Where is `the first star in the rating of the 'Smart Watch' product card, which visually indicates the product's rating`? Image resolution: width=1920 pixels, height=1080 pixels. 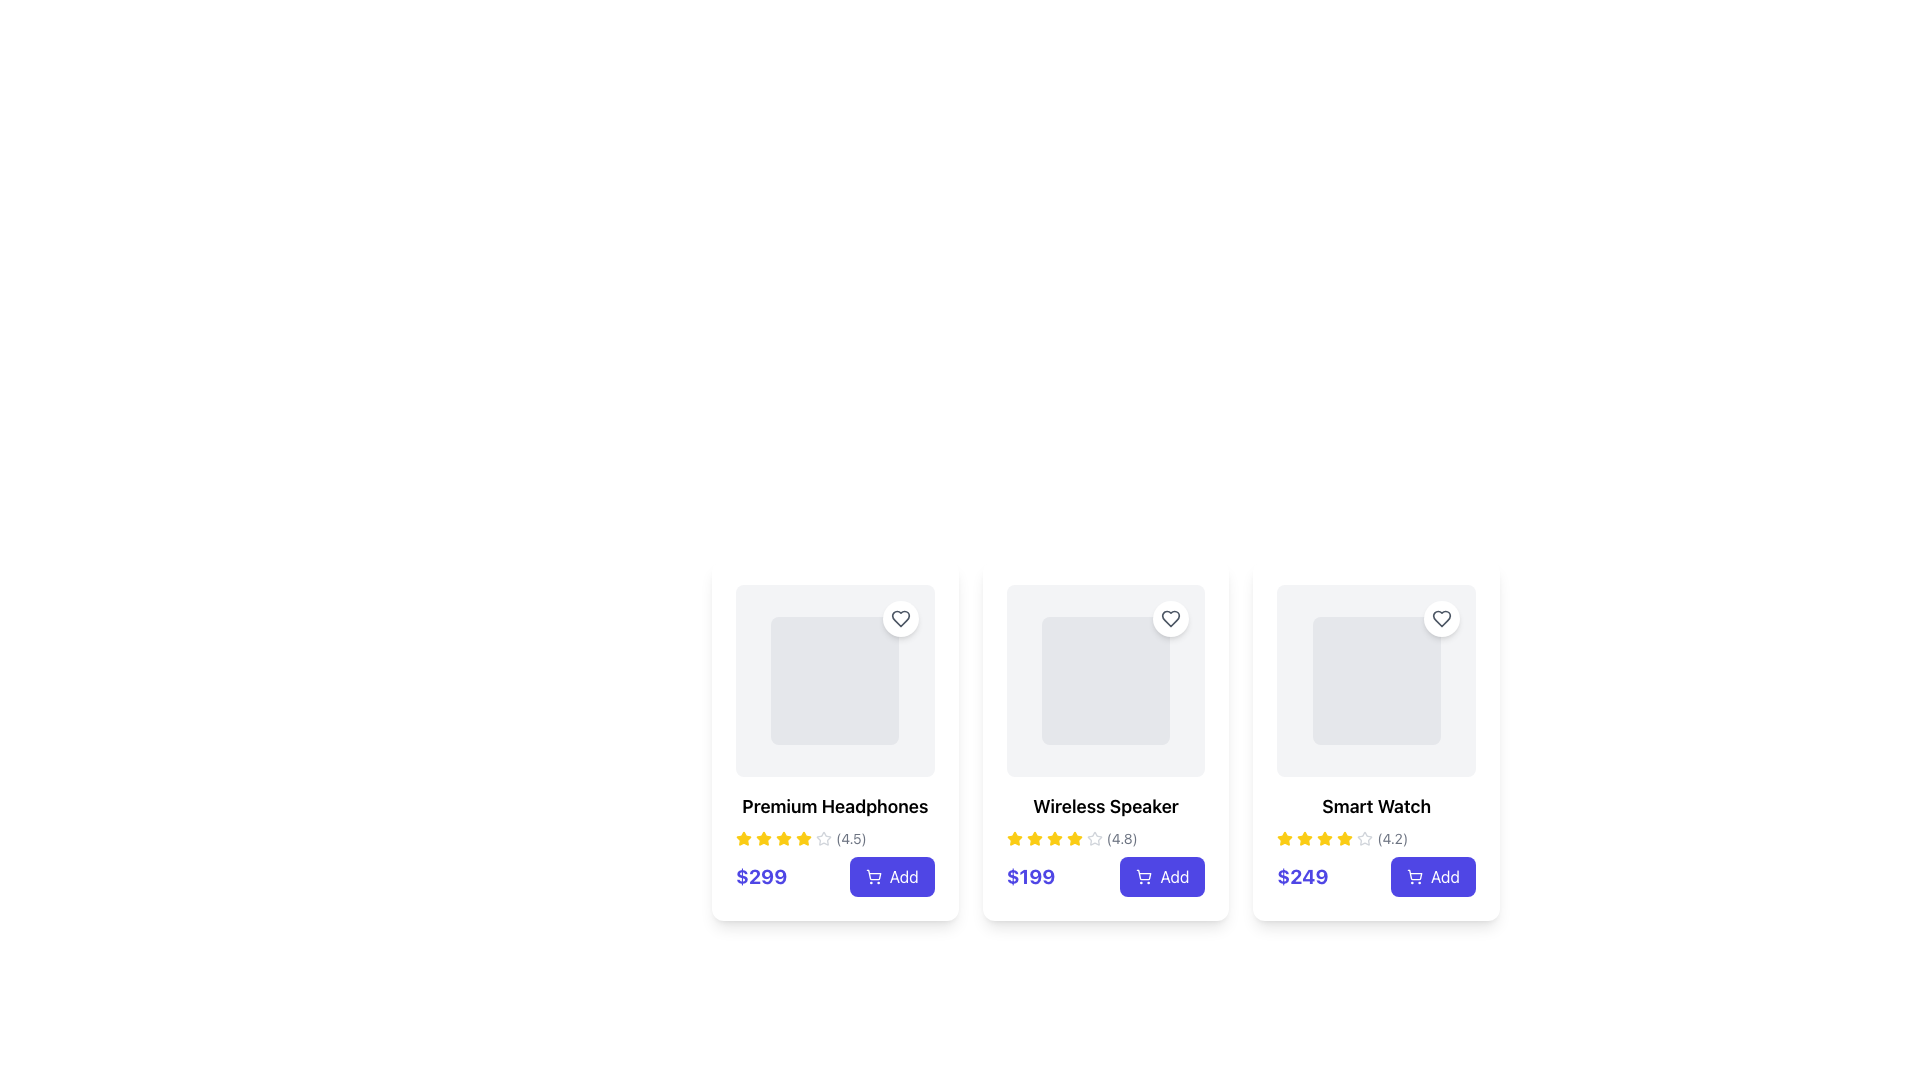
the first star in the rating of the 'Smart Watch' product card, which visually indicates the product's rating is located at coordinates (1285, 839).